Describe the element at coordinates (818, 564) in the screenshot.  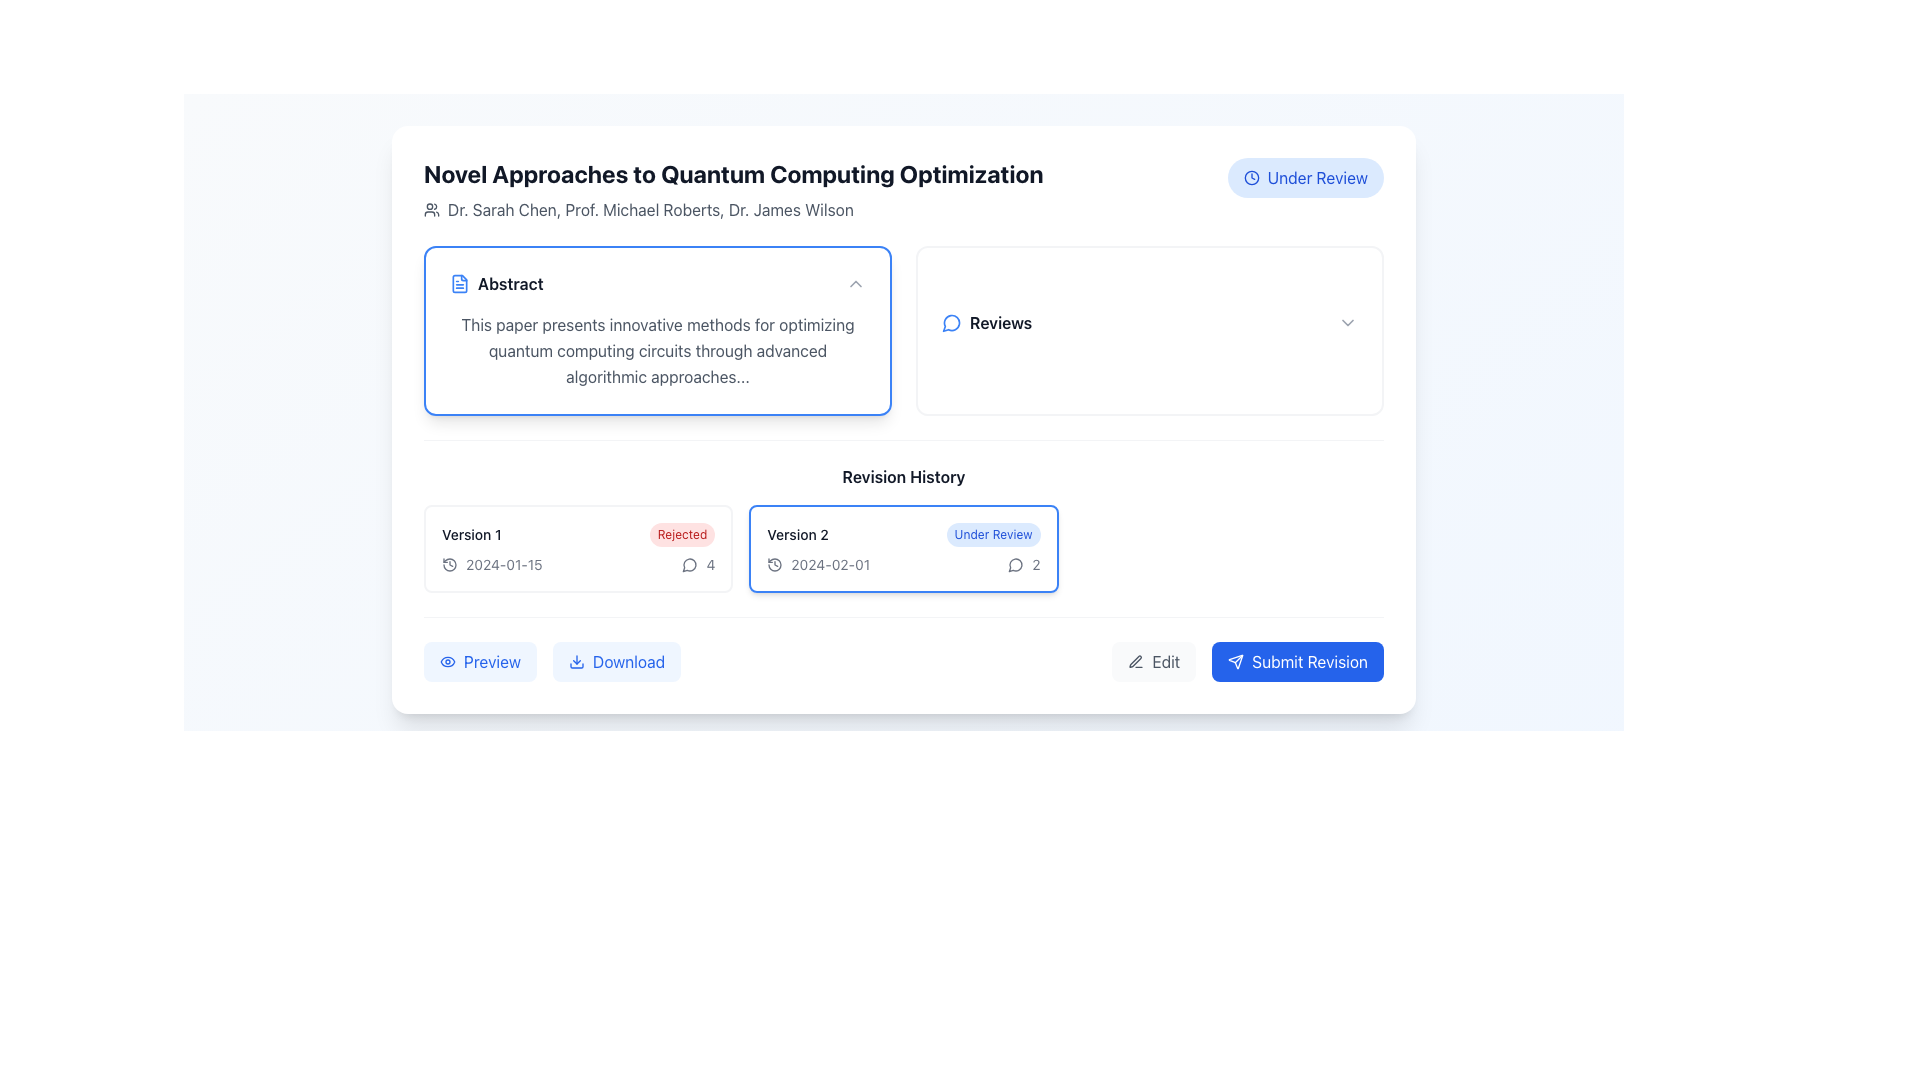
I see `the clock icon associated with the date '2024-02-01' displayed in gray color next to the text label under the 'Version 2' section of the 'Revision History'` at that location.